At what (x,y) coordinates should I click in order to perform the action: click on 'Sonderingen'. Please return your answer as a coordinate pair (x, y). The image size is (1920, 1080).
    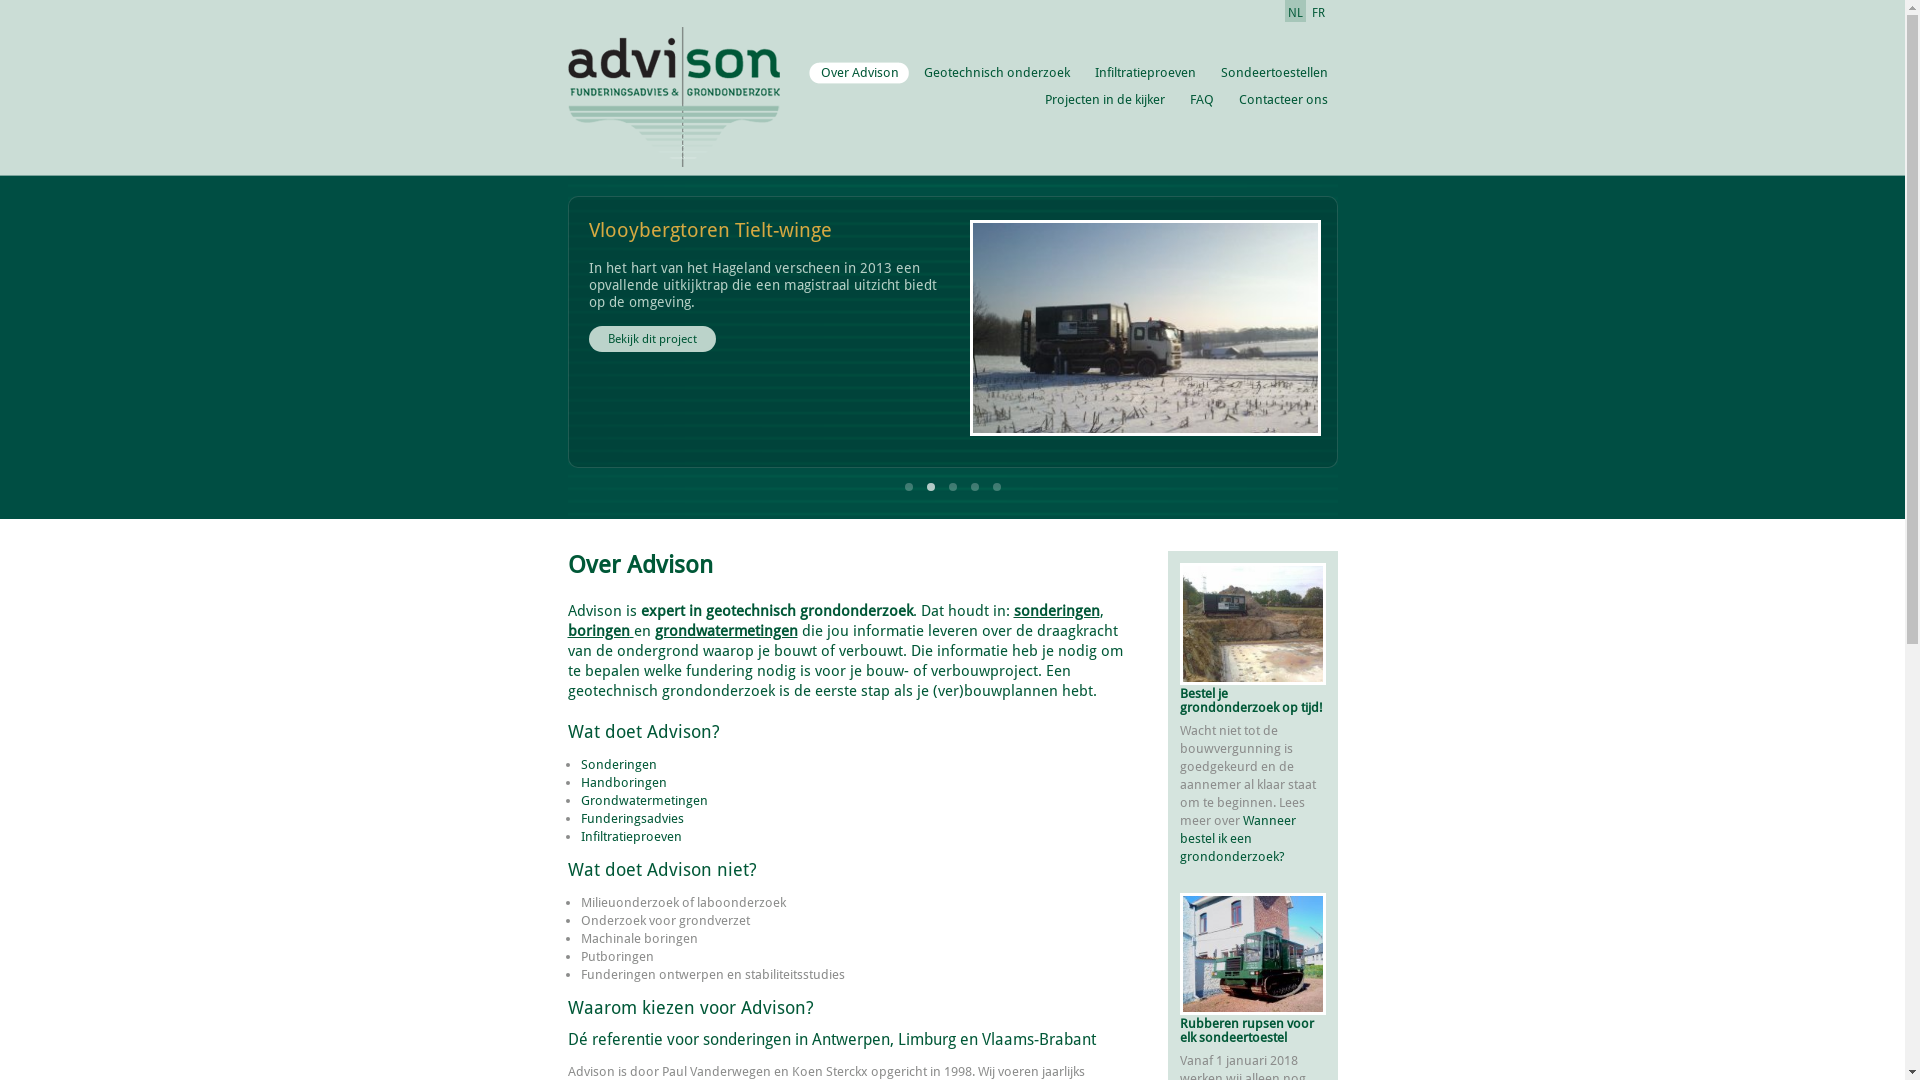
    Looking at the image, I should click on (579, 764).